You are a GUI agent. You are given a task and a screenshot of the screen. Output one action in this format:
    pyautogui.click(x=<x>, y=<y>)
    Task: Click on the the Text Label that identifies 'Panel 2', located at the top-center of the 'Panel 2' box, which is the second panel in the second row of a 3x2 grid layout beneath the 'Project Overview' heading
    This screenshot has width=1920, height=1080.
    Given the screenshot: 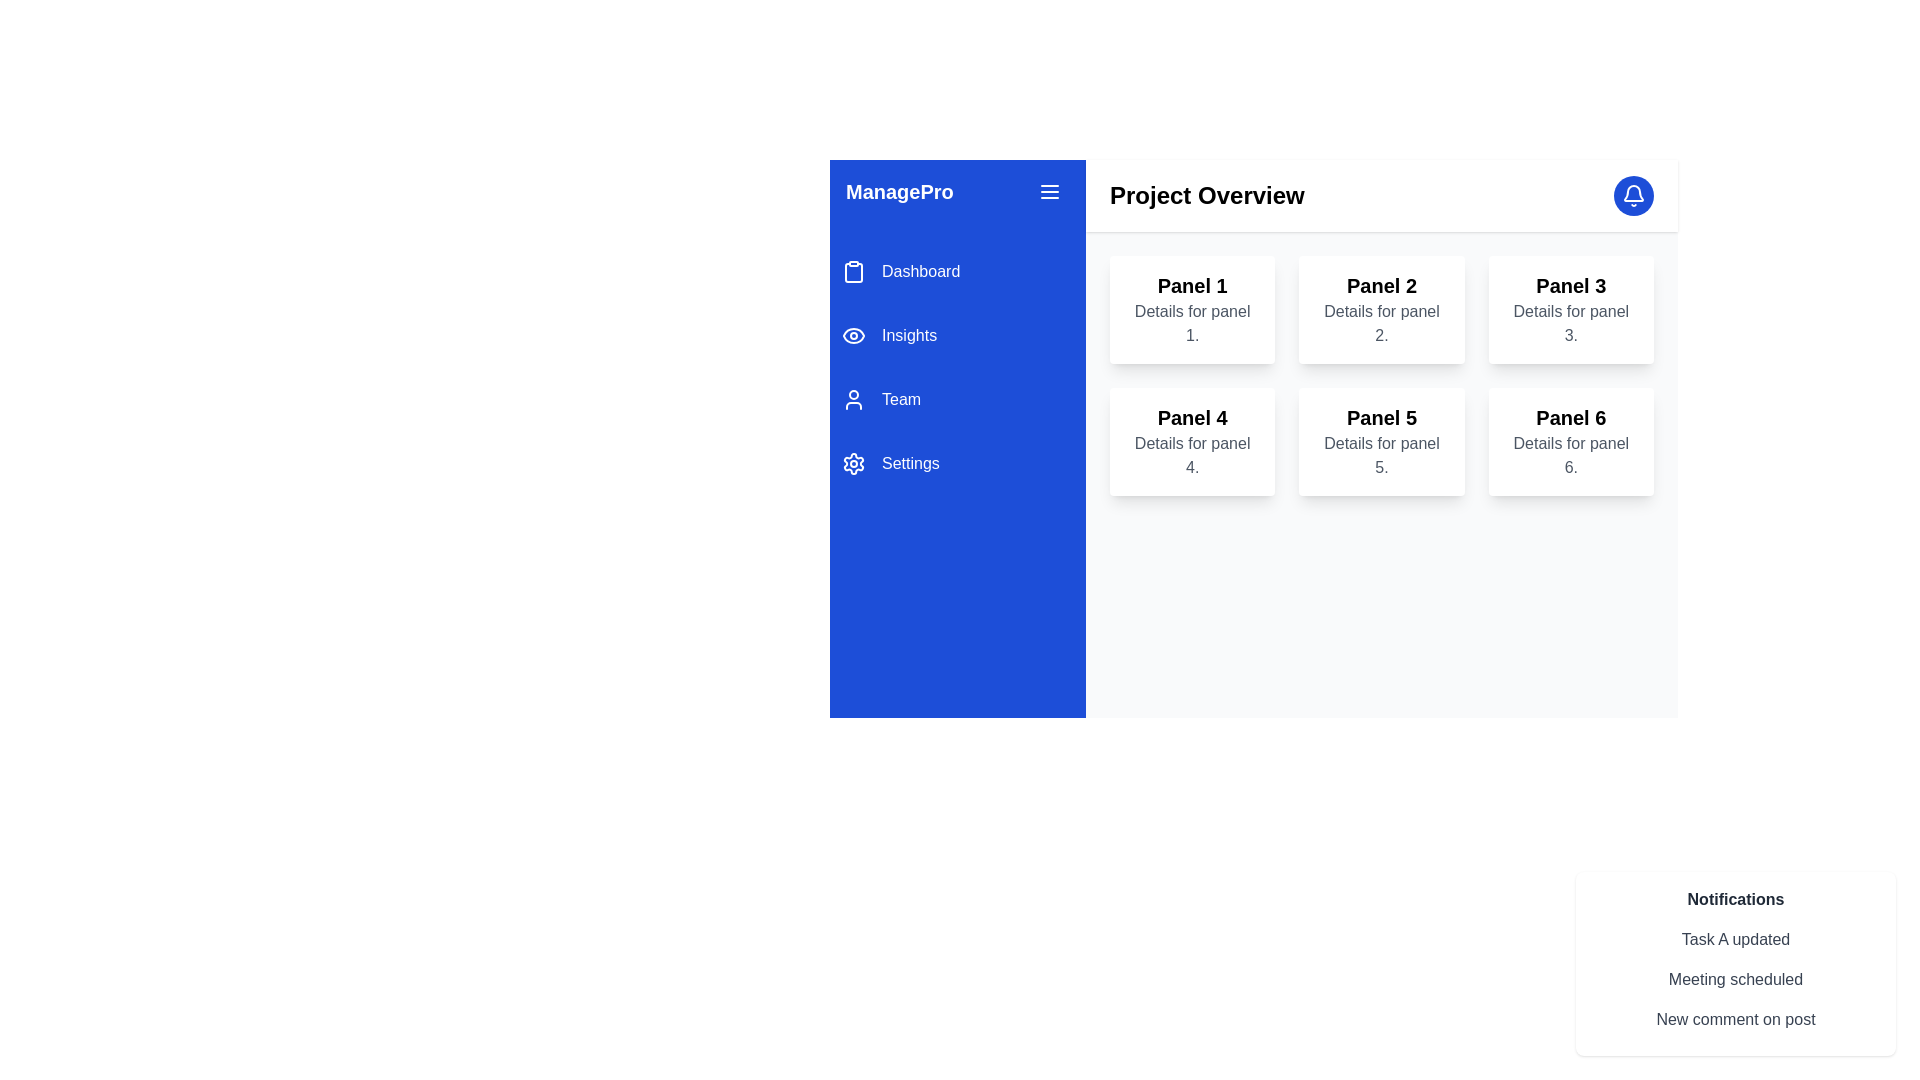 What is the action you would take?
    pyautogui.click(x=1381, y=285)
    